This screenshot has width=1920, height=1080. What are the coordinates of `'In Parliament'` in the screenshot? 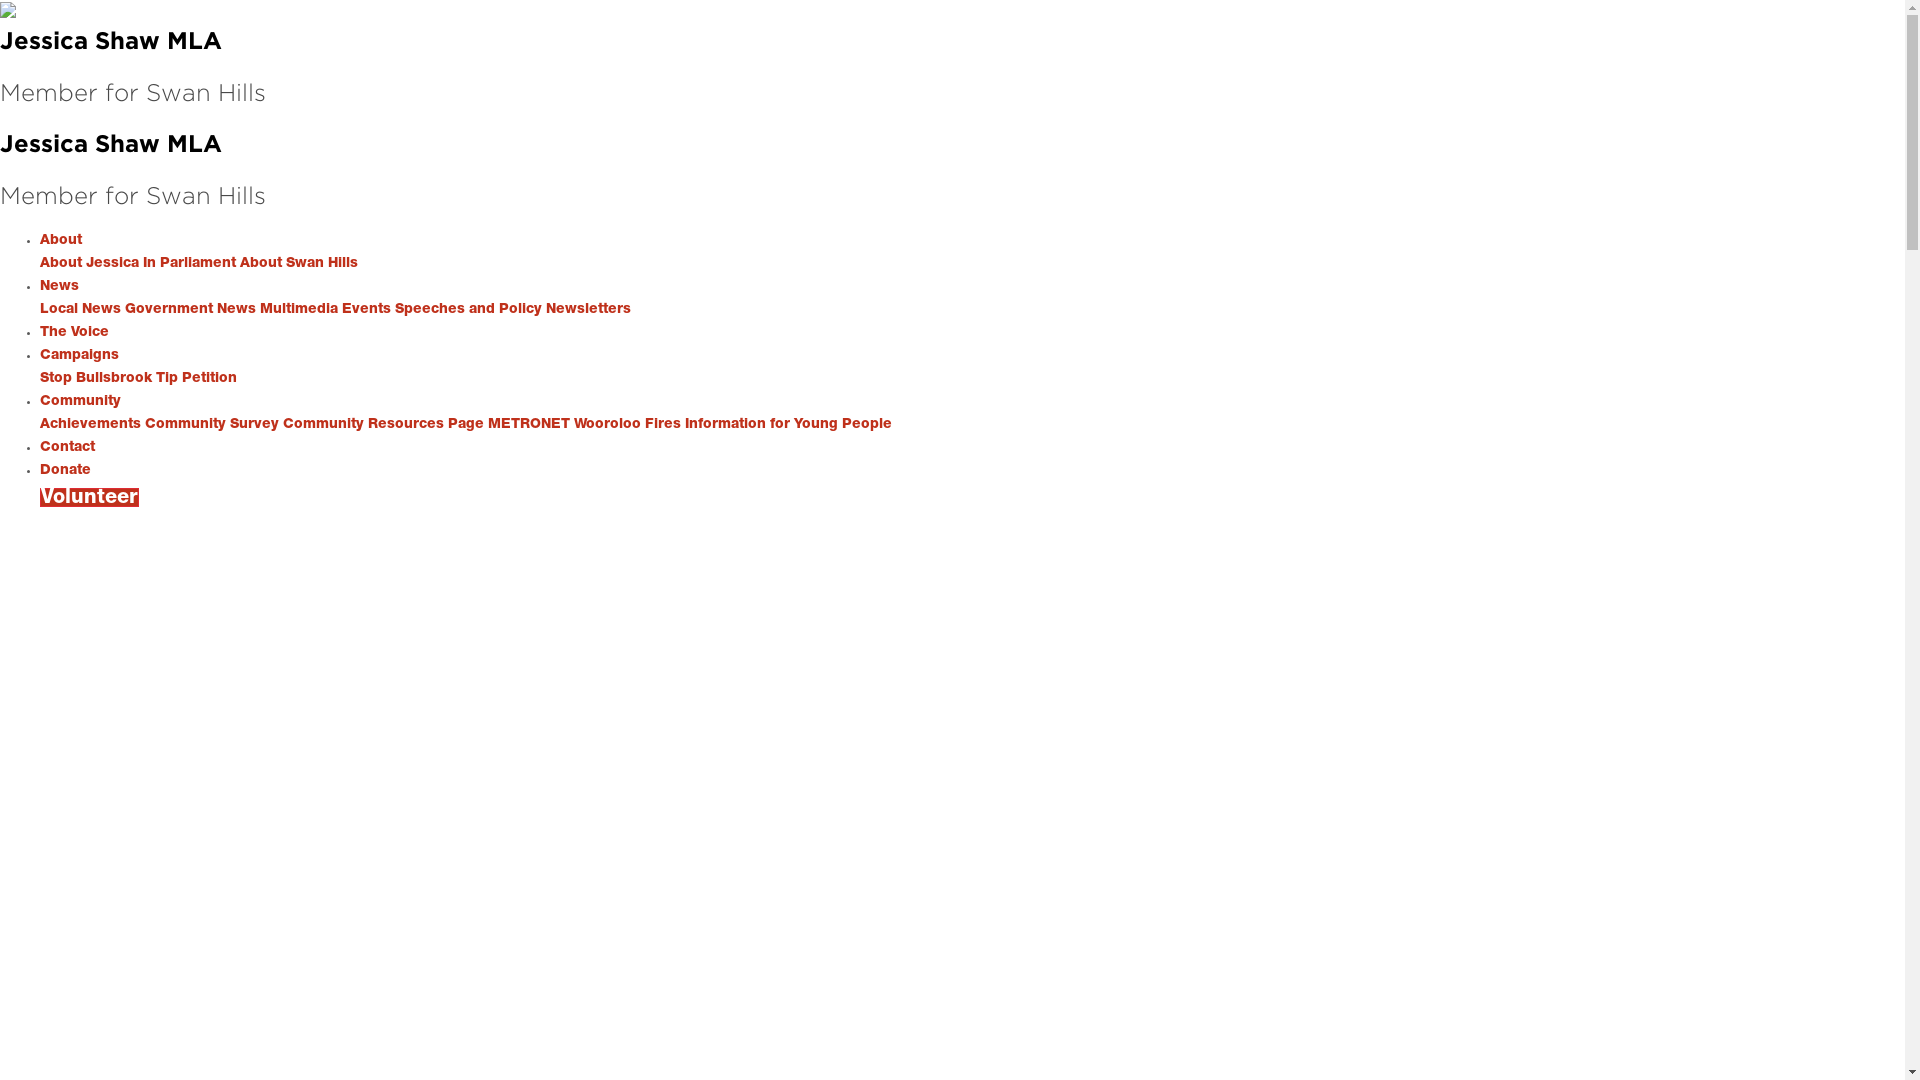 It's located at (189, 261).